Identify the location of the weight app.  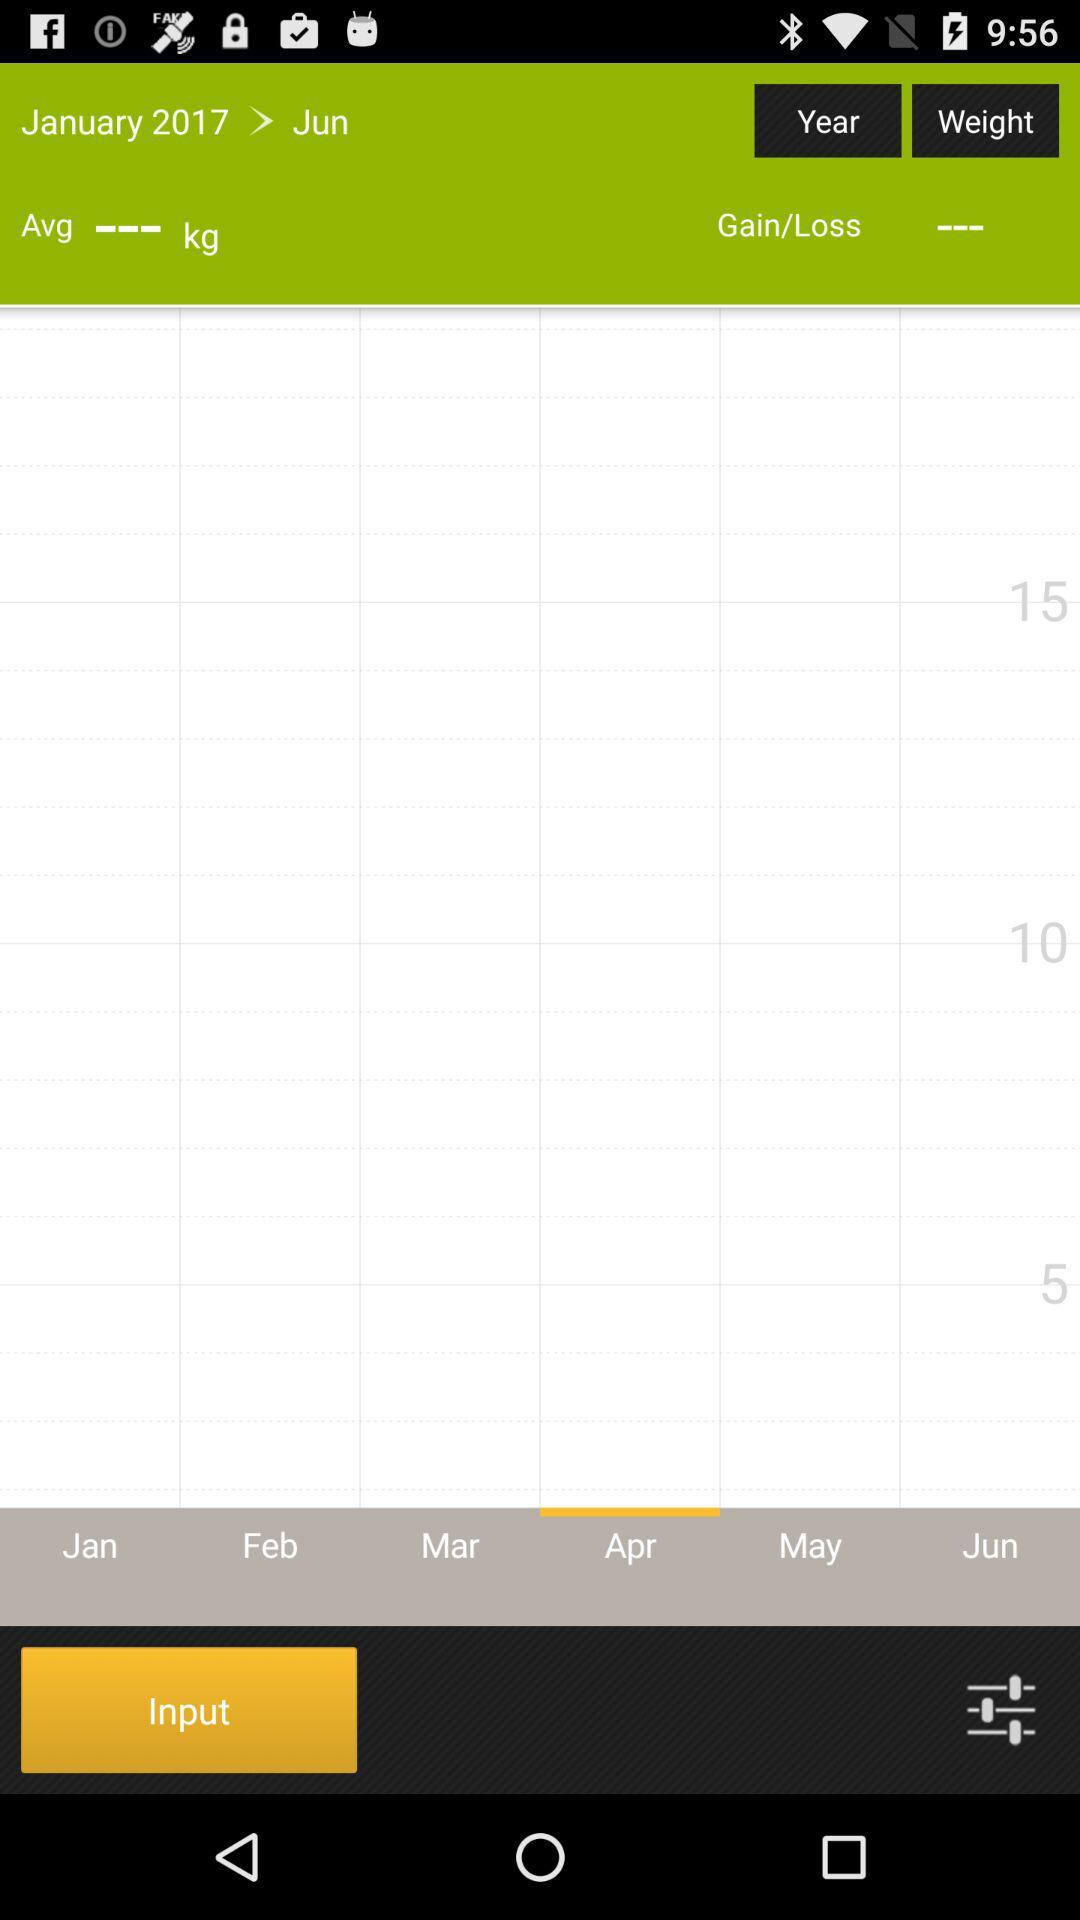
(984, 119).